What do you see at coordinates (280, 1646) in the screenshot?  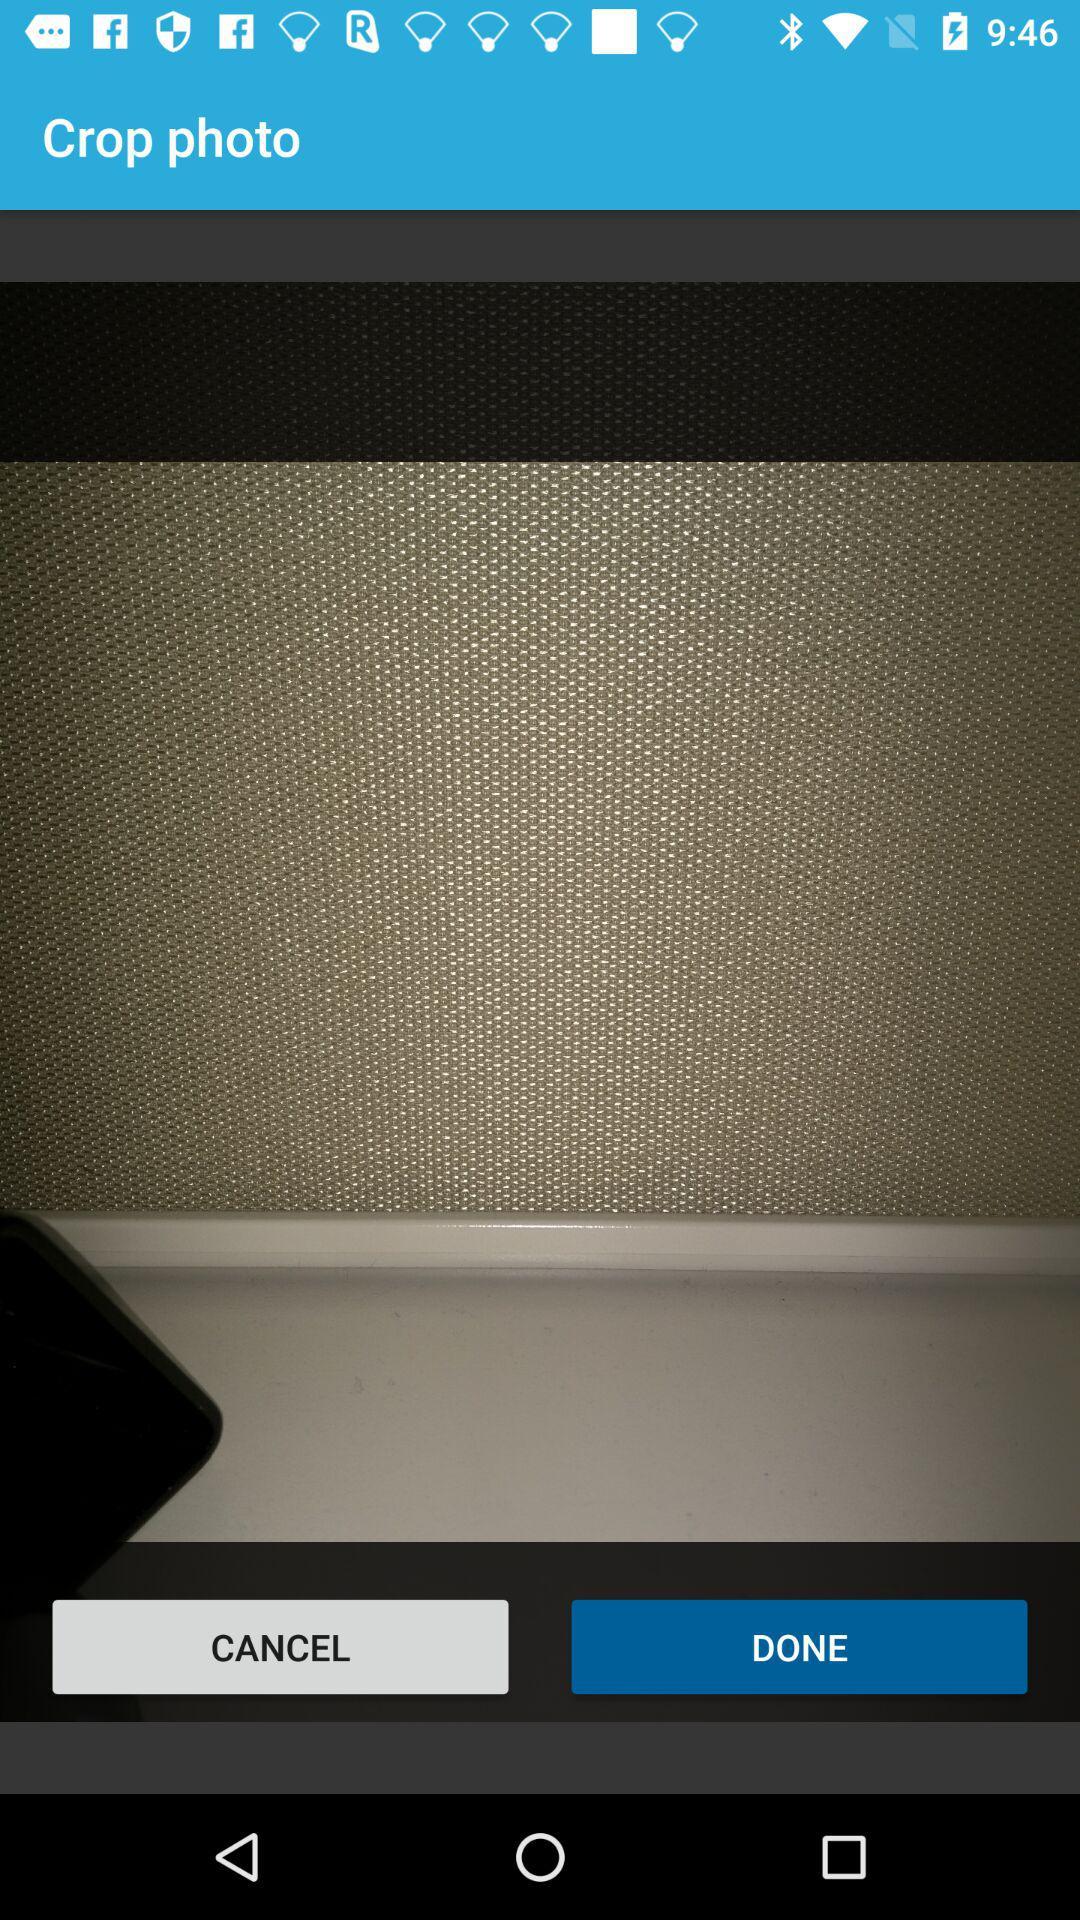 I see `icon next to the done icon` at bounding box center [280, 1646].